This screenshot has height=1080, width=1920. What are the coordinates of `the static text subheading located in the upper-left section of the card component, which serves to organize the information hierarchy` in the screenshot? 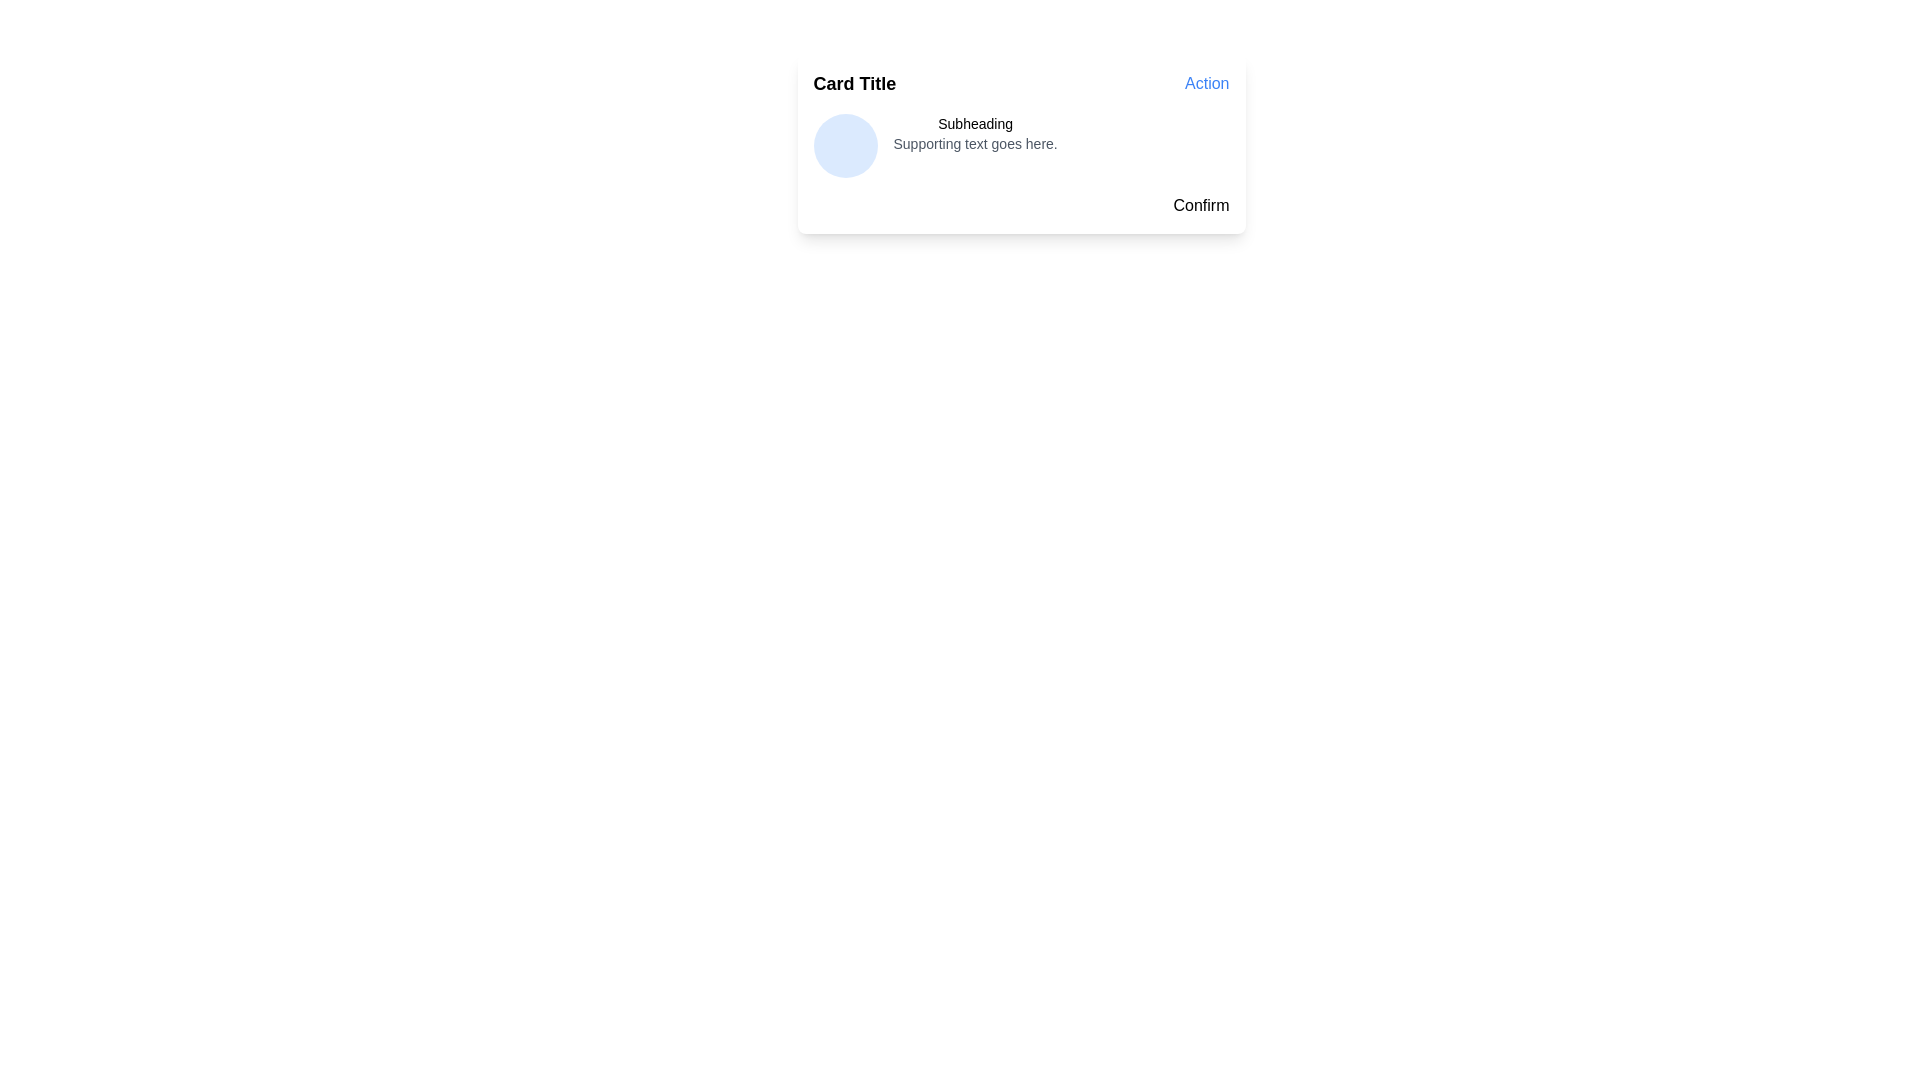 It's located at (975, 123).